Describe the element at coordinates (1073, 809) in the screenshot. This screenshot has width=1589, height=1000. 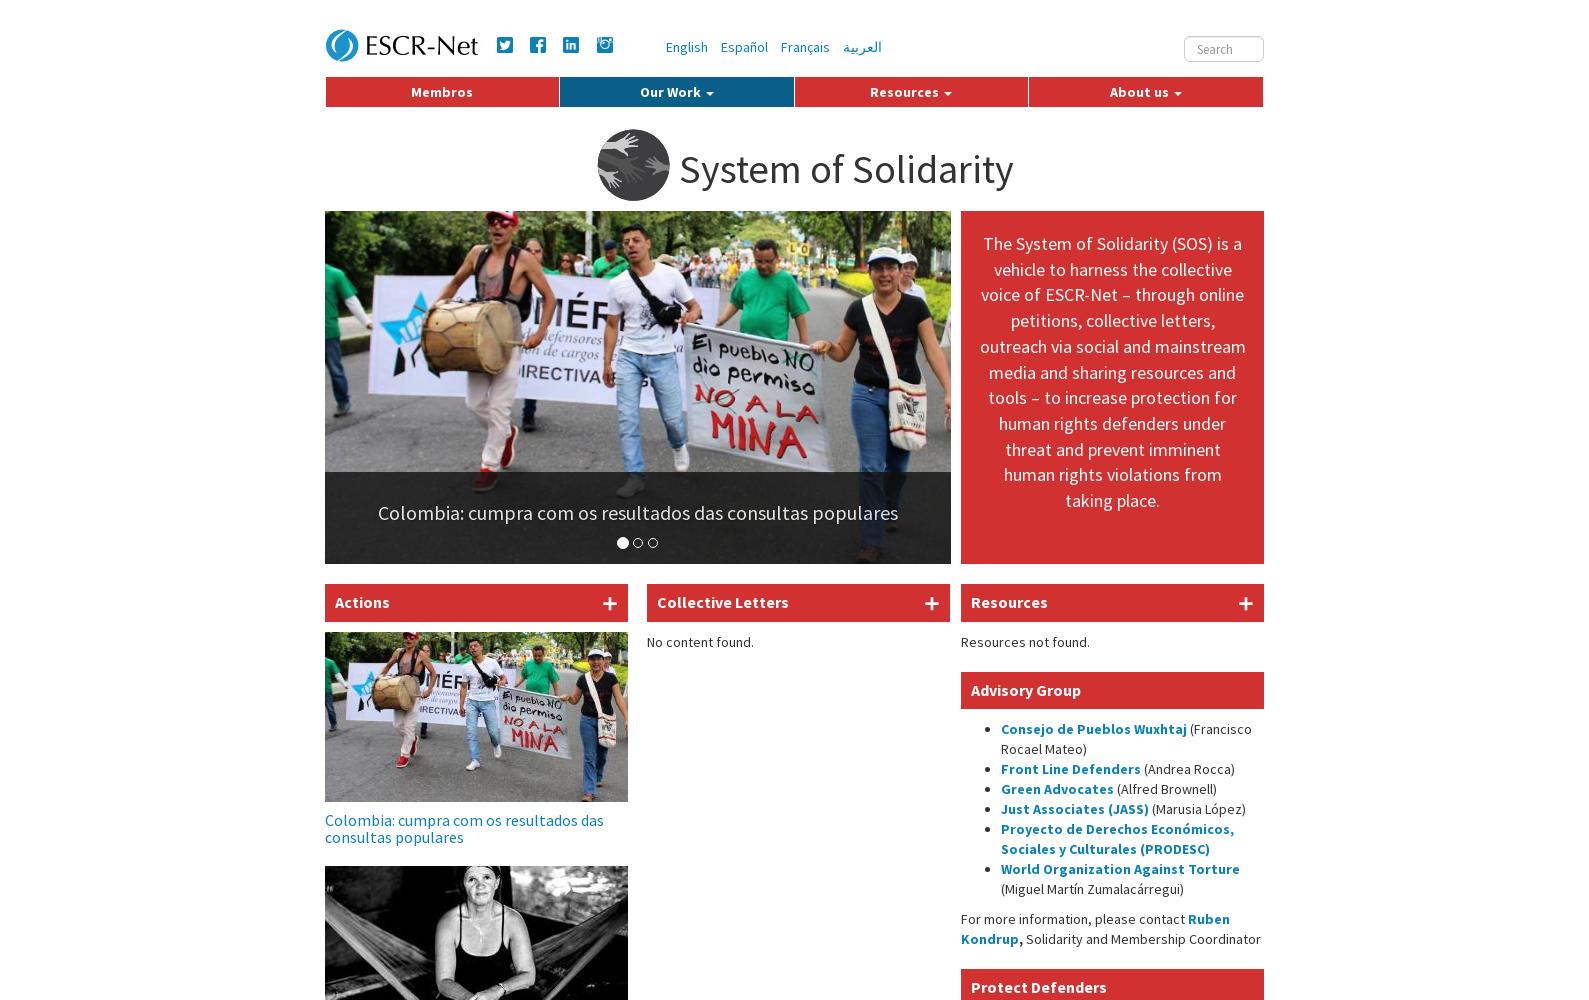
I see `'Just Associates (JASS)'` at that location.